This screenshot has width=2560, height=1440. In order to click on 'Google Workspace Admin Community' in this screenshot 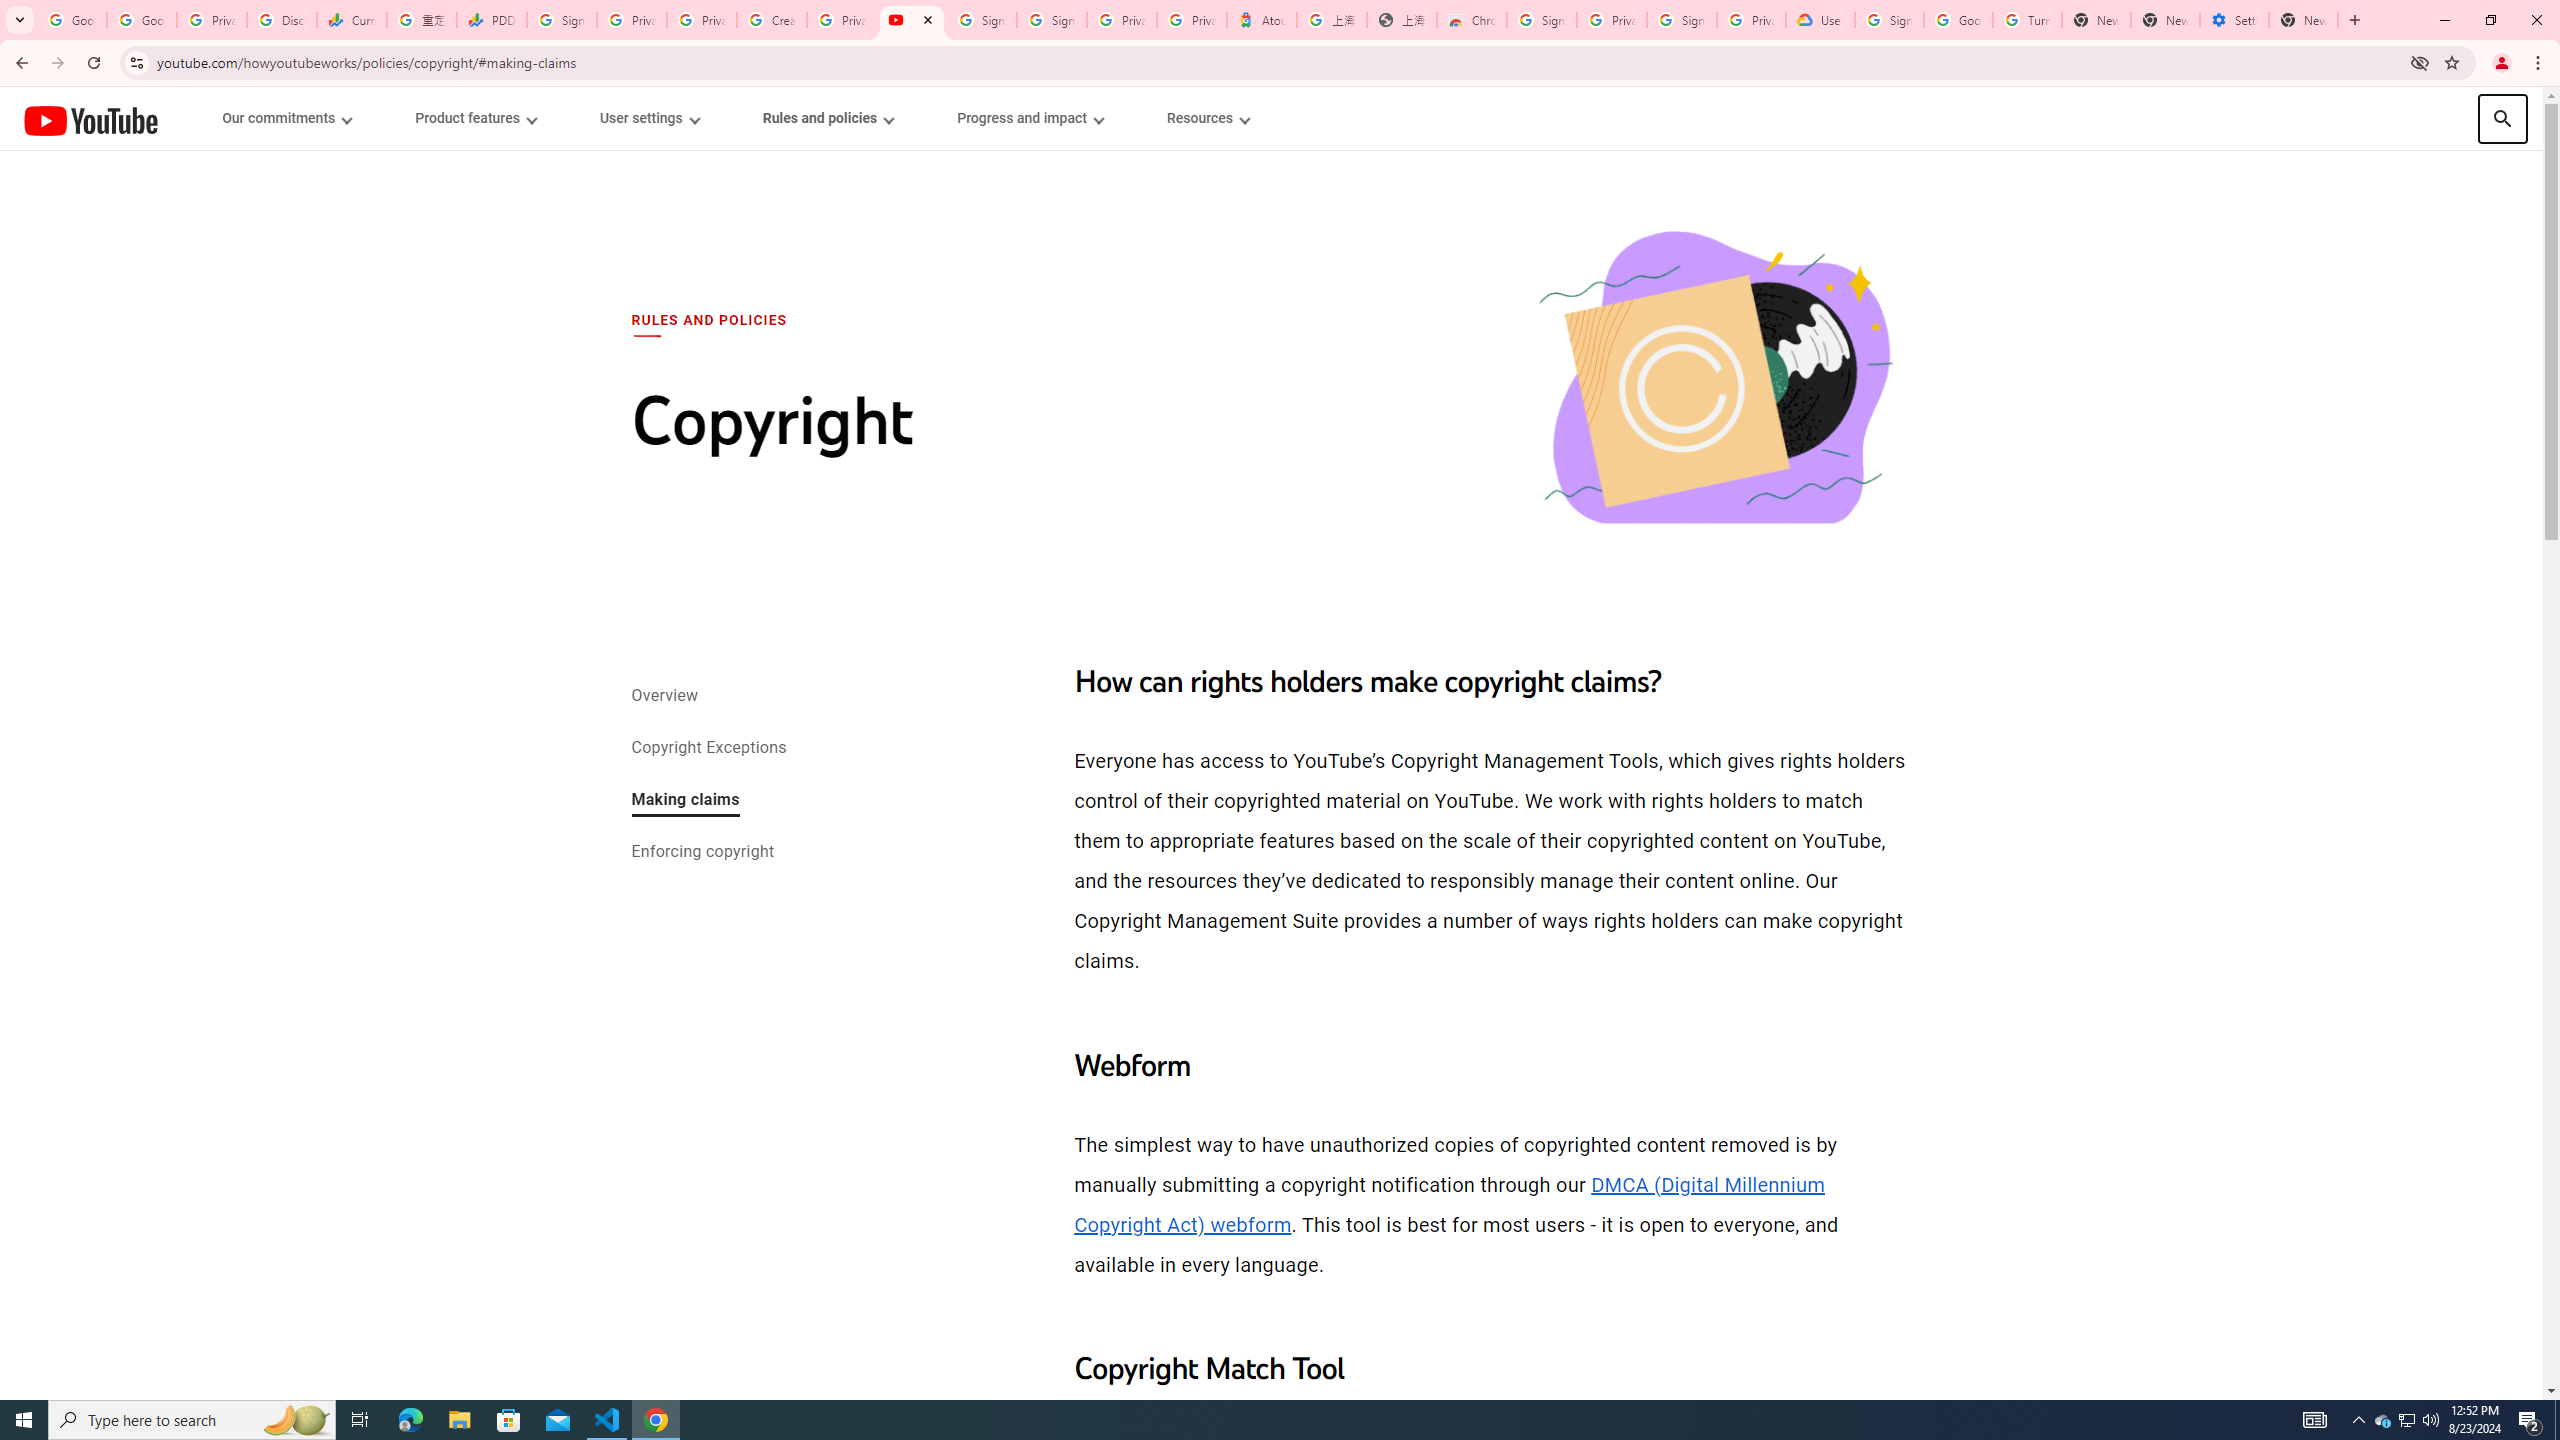, I will do `click(70, 19)`.